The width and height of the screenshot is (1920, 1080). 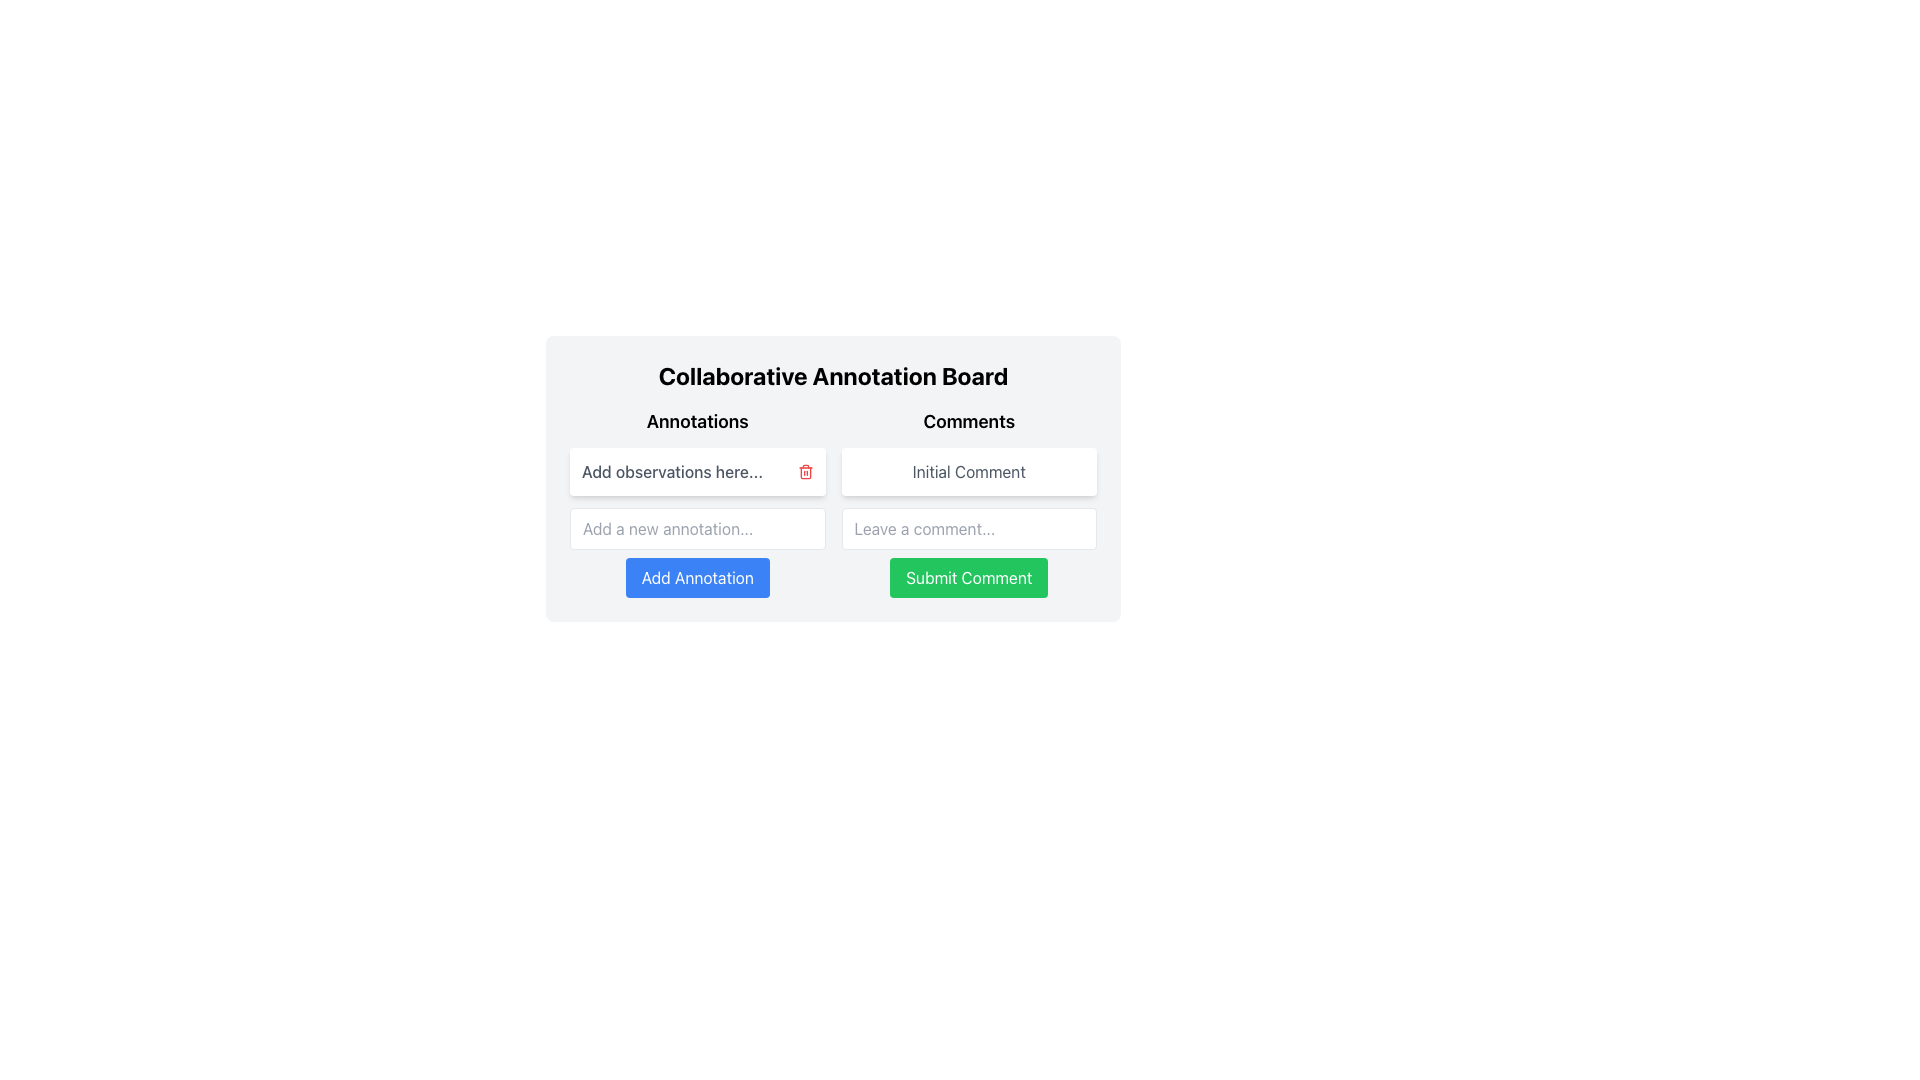 I want to click on the text input field for comments, which is styled with a light gray border and rounded corners, located under the 'Comments' section, so click(x=969, y=527).